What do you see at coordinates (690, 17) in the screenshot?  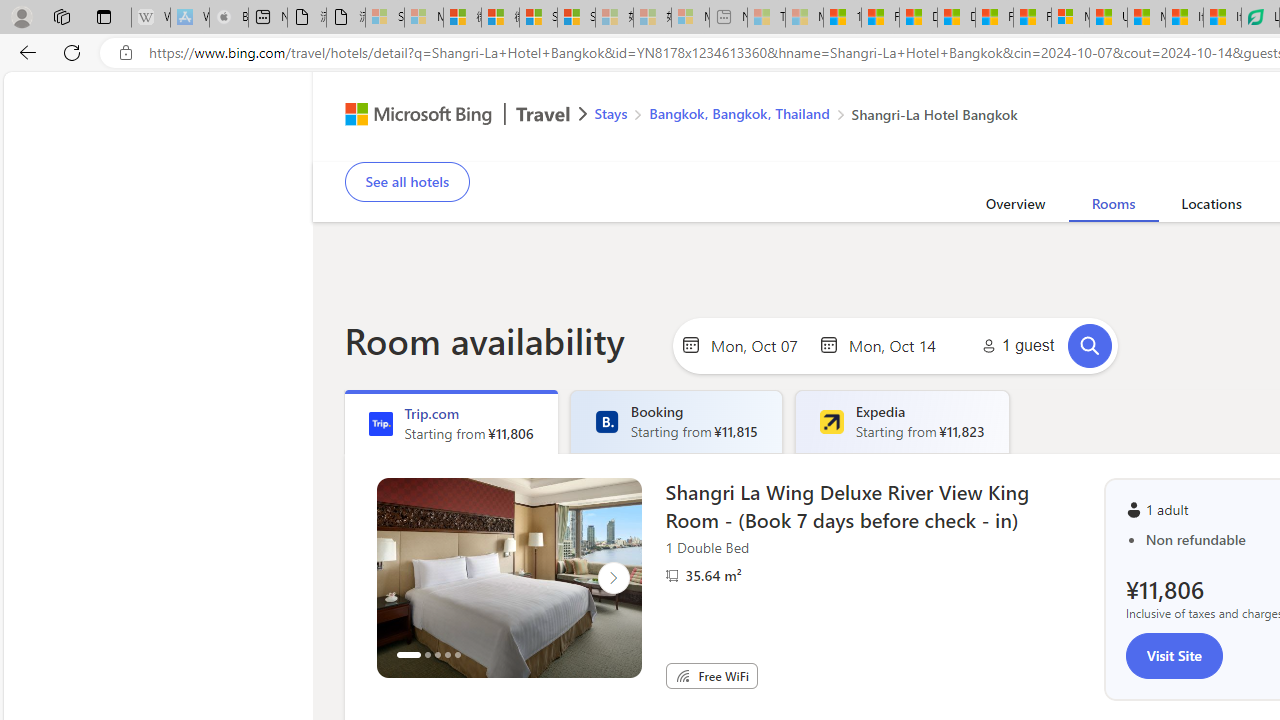 I see `'Microsoft account | Account Checkup - Sleeping'` at bounding box center [690, 17].